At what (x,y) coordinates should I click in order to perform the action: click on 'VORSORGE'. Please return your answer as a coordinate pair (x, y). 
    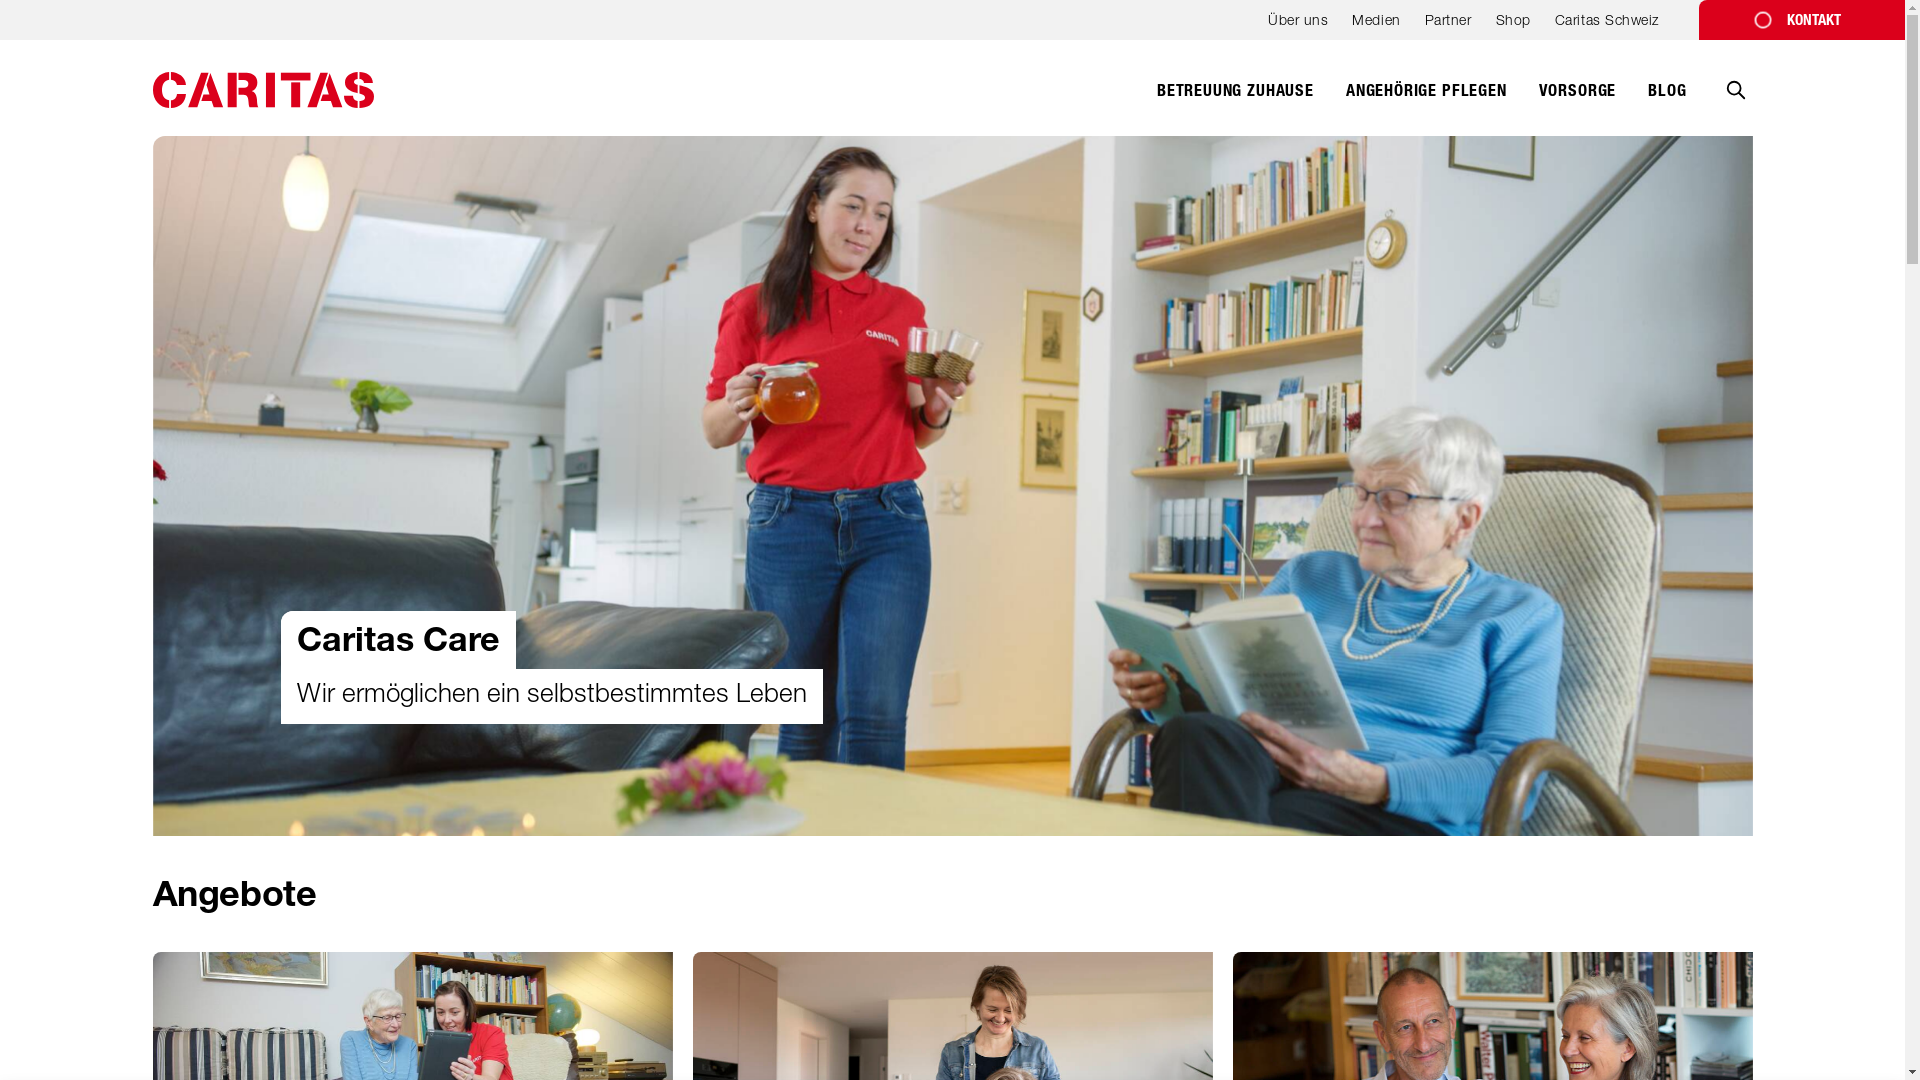
    Looking at the image, I should click on (1538, 101).